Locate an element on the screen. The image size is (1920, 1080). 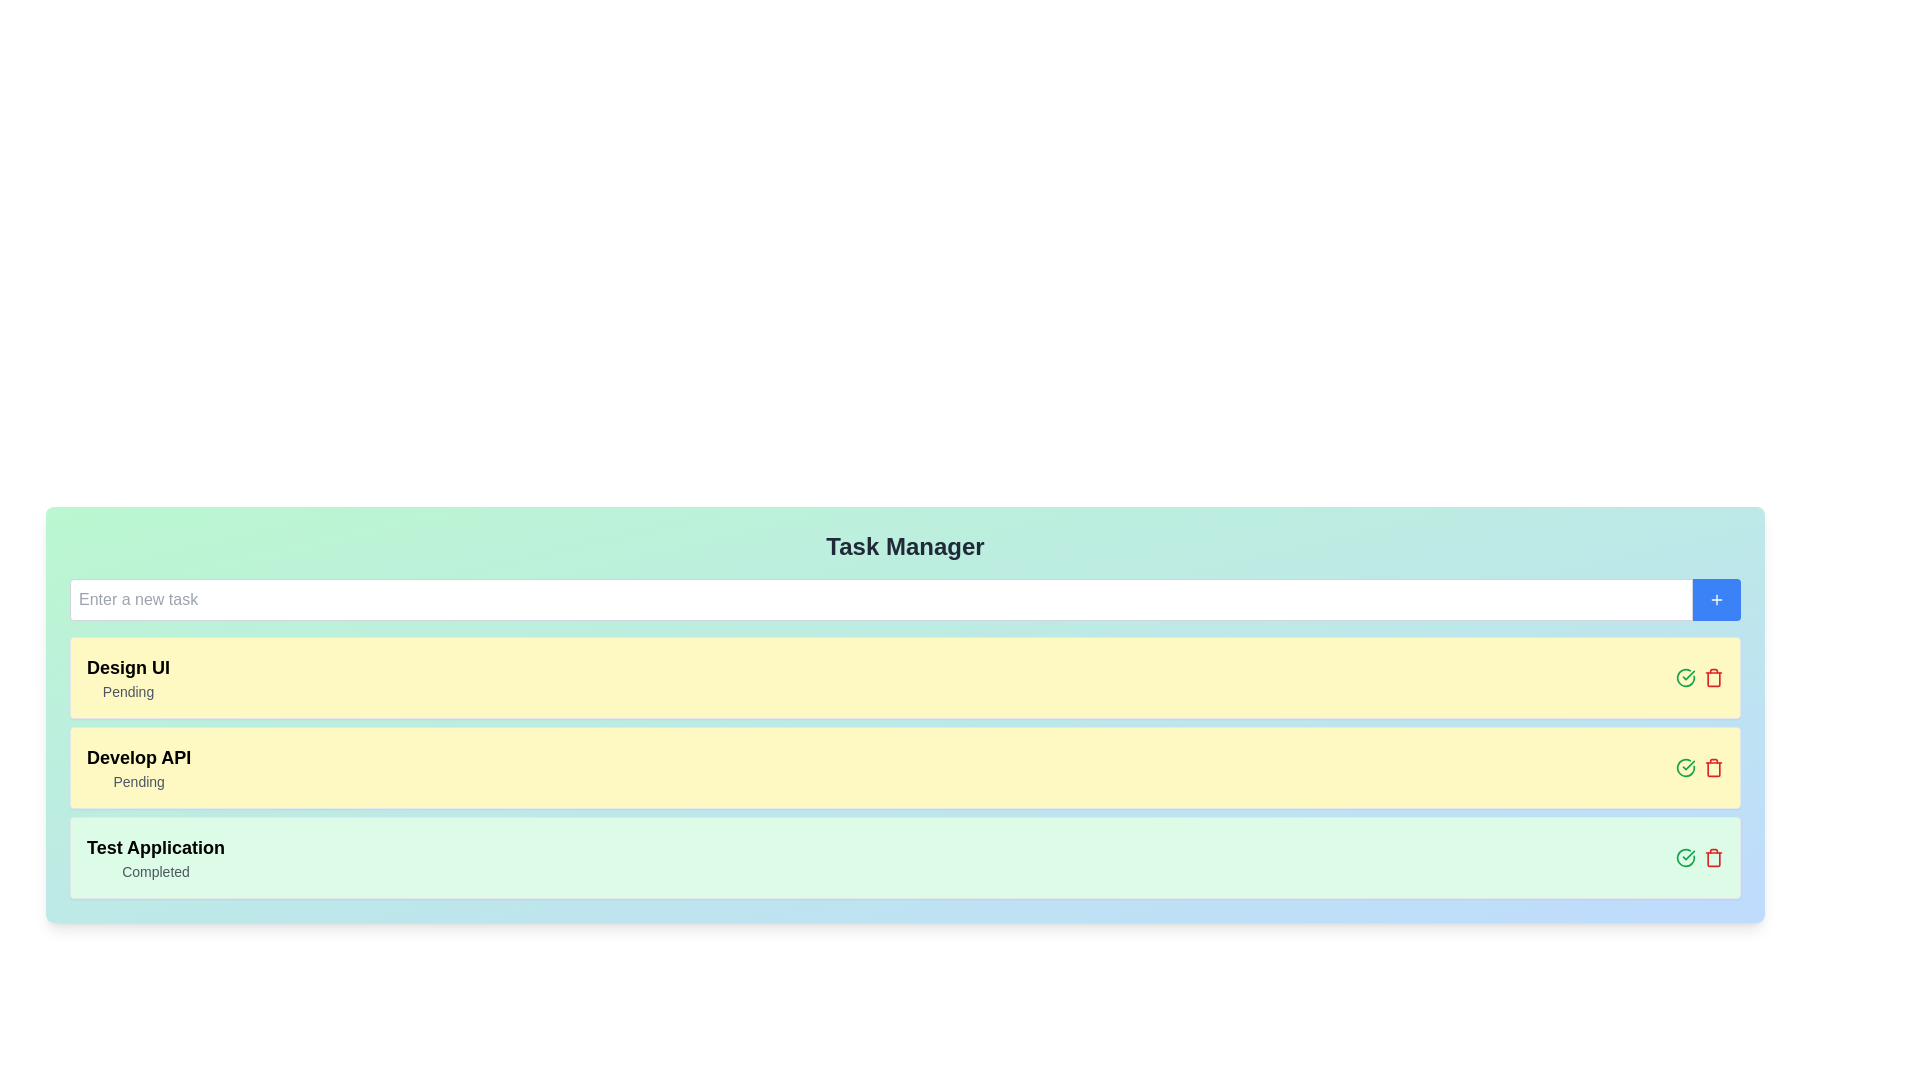
delete button for the task 'Test Application' is located at coordinates (1712, 856).